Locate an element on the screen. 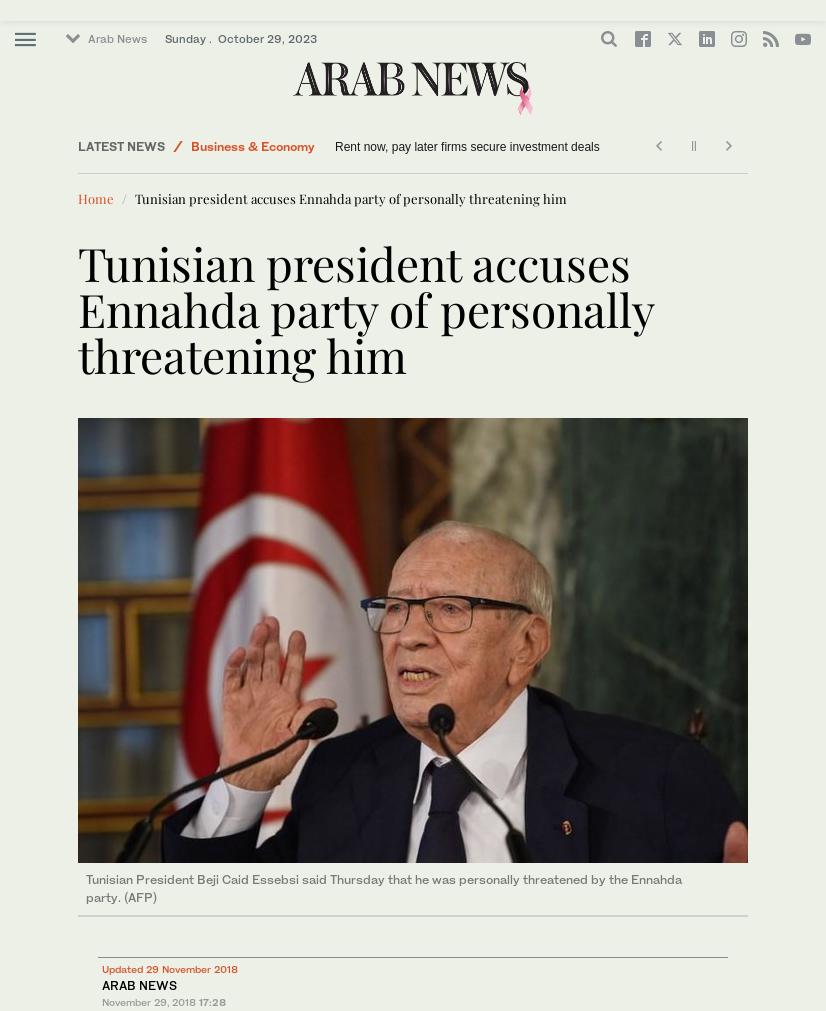  'Sunday .  October 29, 2023' is located at coordinates (241, 37).